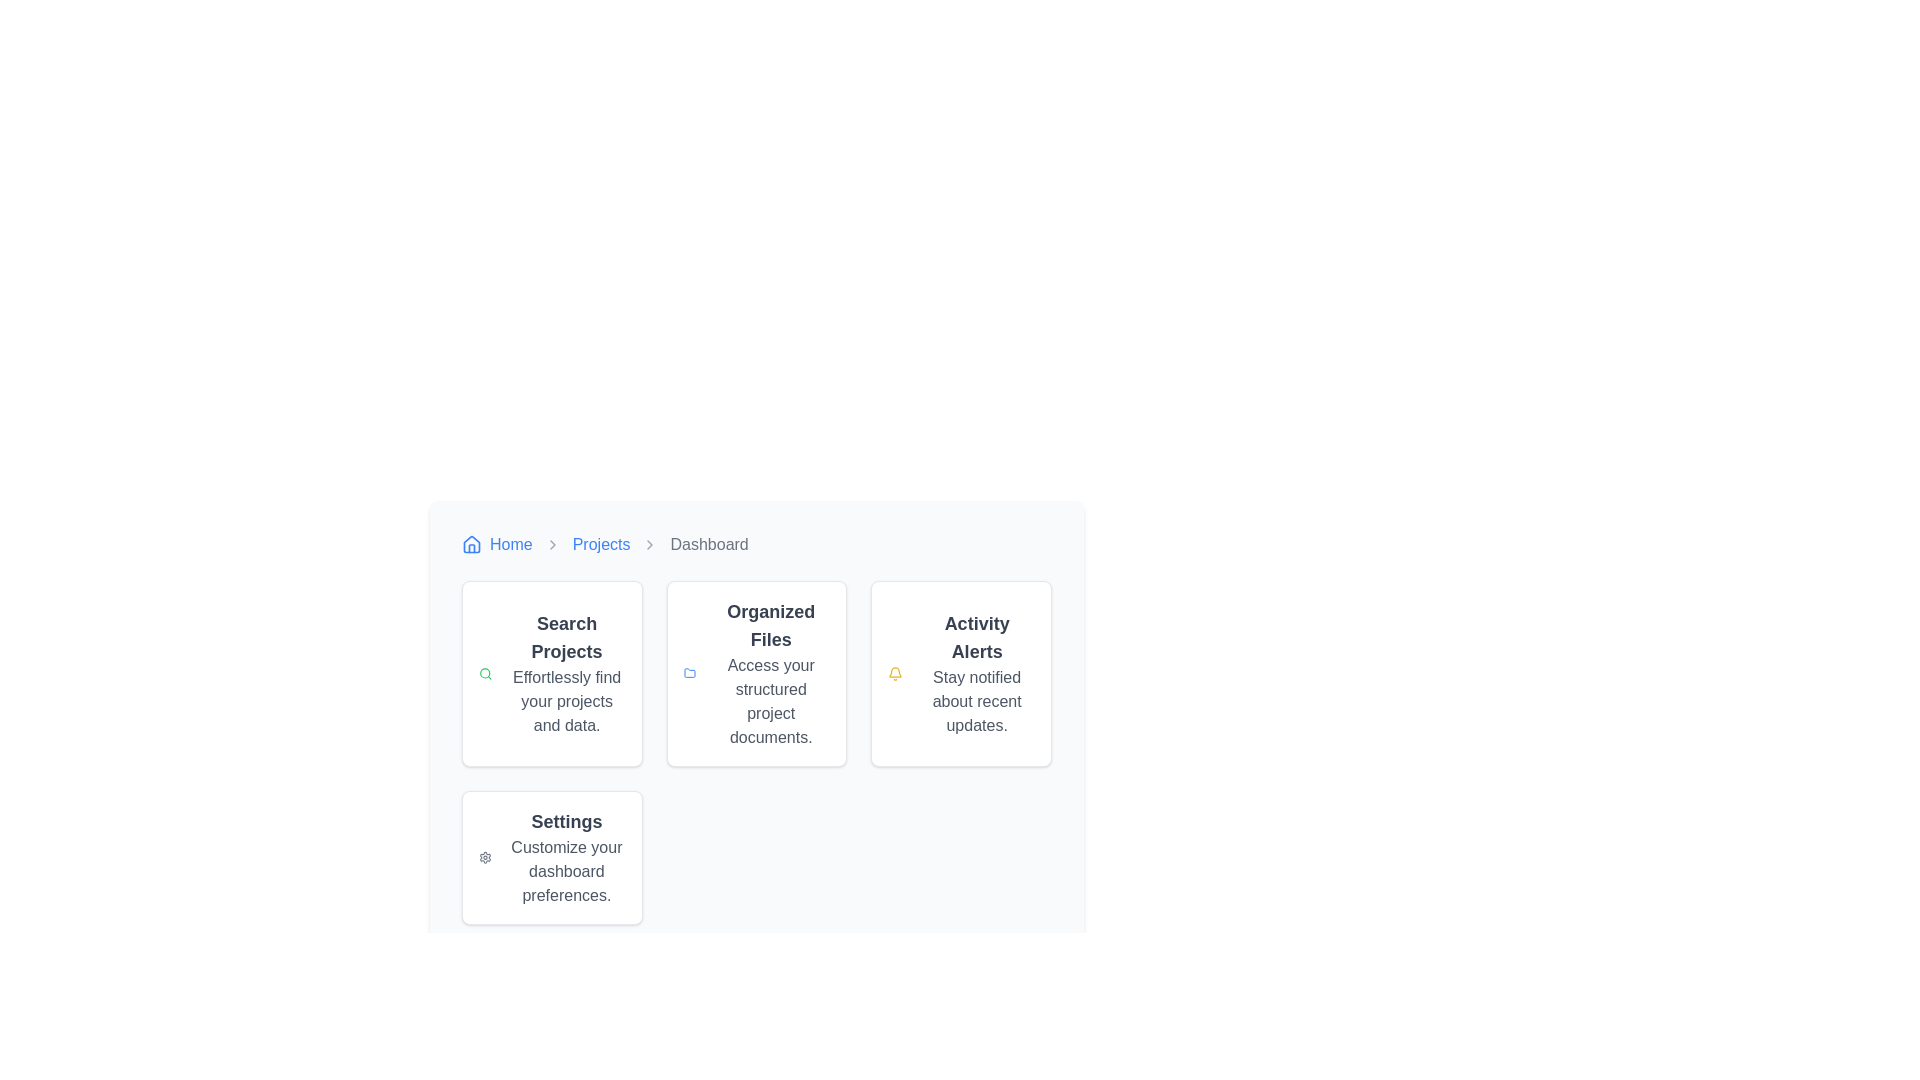  What do you see at coordinates (977, 701) in the screenshot?
I see `the text label that reads 'Stay notified about recent updates.' which is styled with a gray font color and is centered within the 'Activity Alerts' card` at bounding box center [977, 701].